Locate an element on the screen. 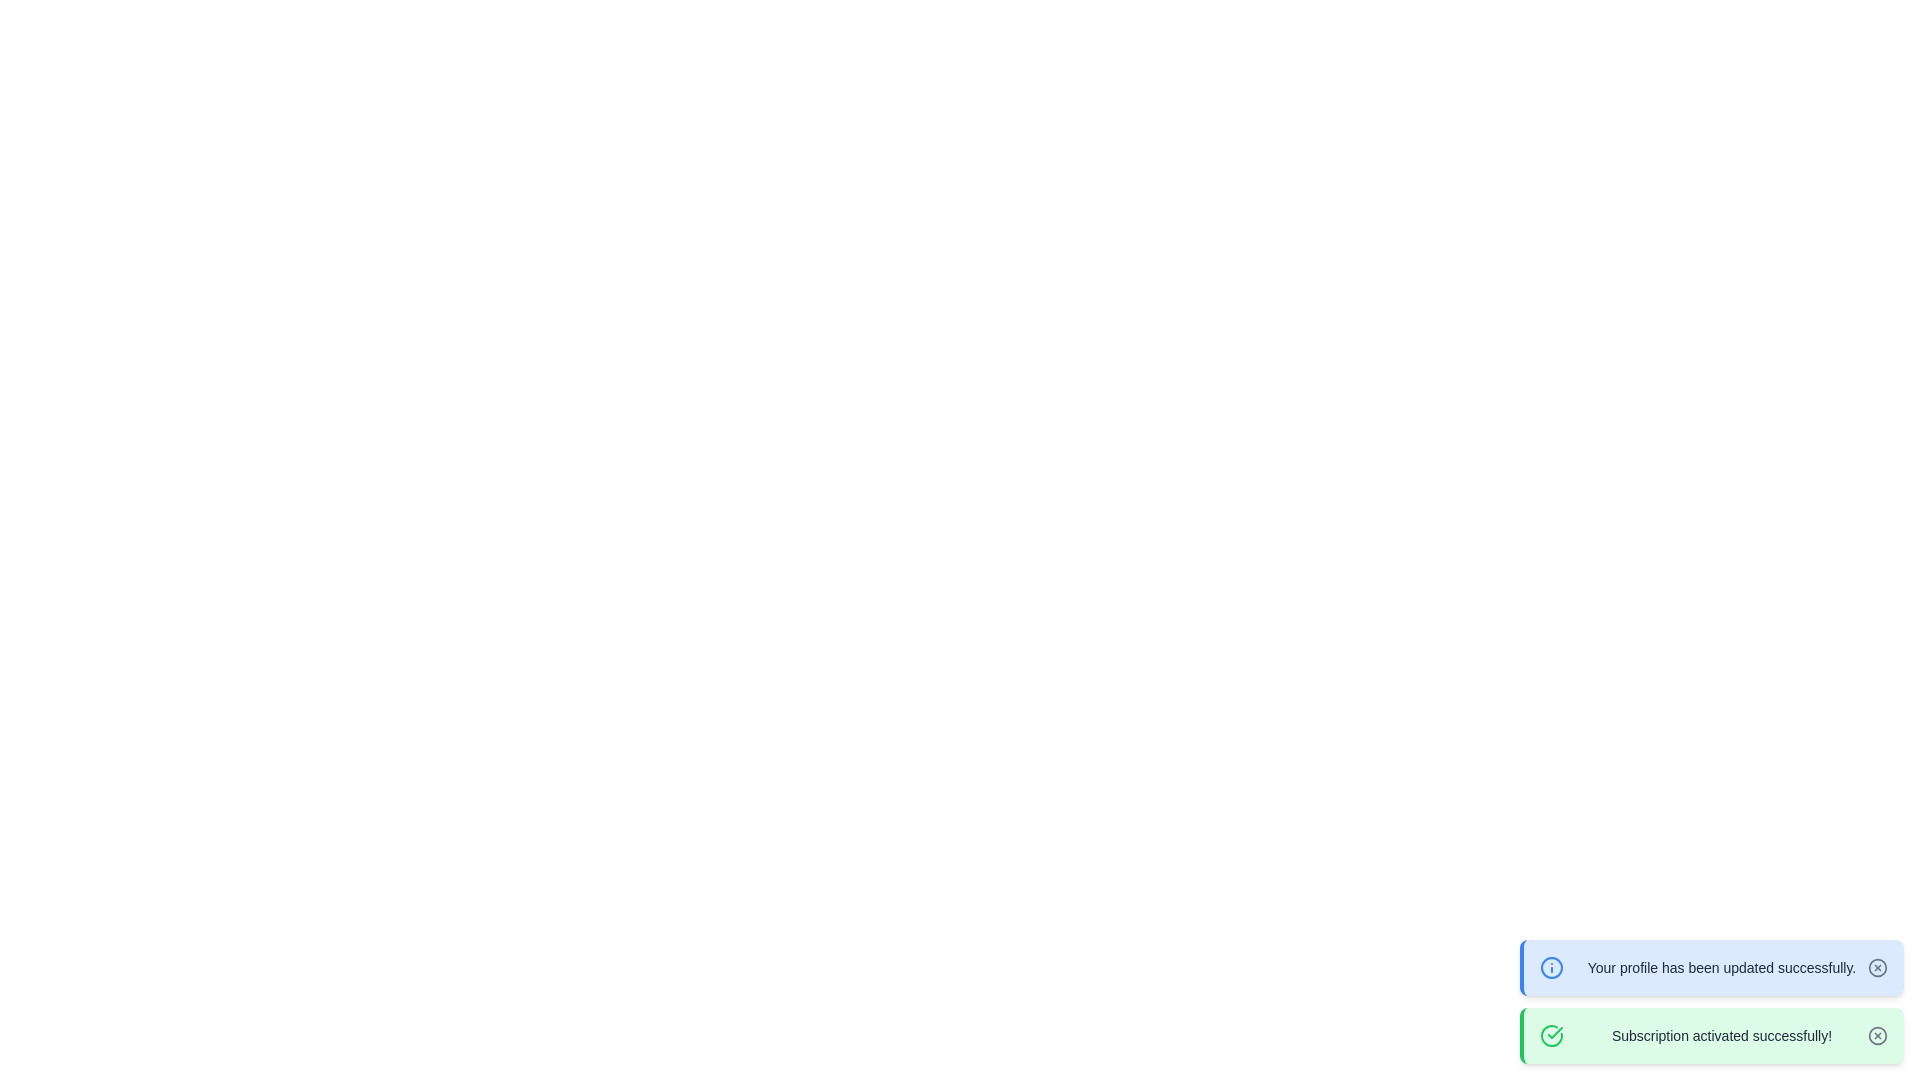 The width and height of the screenshot is (1920, 1080). the circular blue-bordered info icon located on the far left of the notification panel that states 'Your profile has been updated successfully.' is located at coordinates (1550, 967).